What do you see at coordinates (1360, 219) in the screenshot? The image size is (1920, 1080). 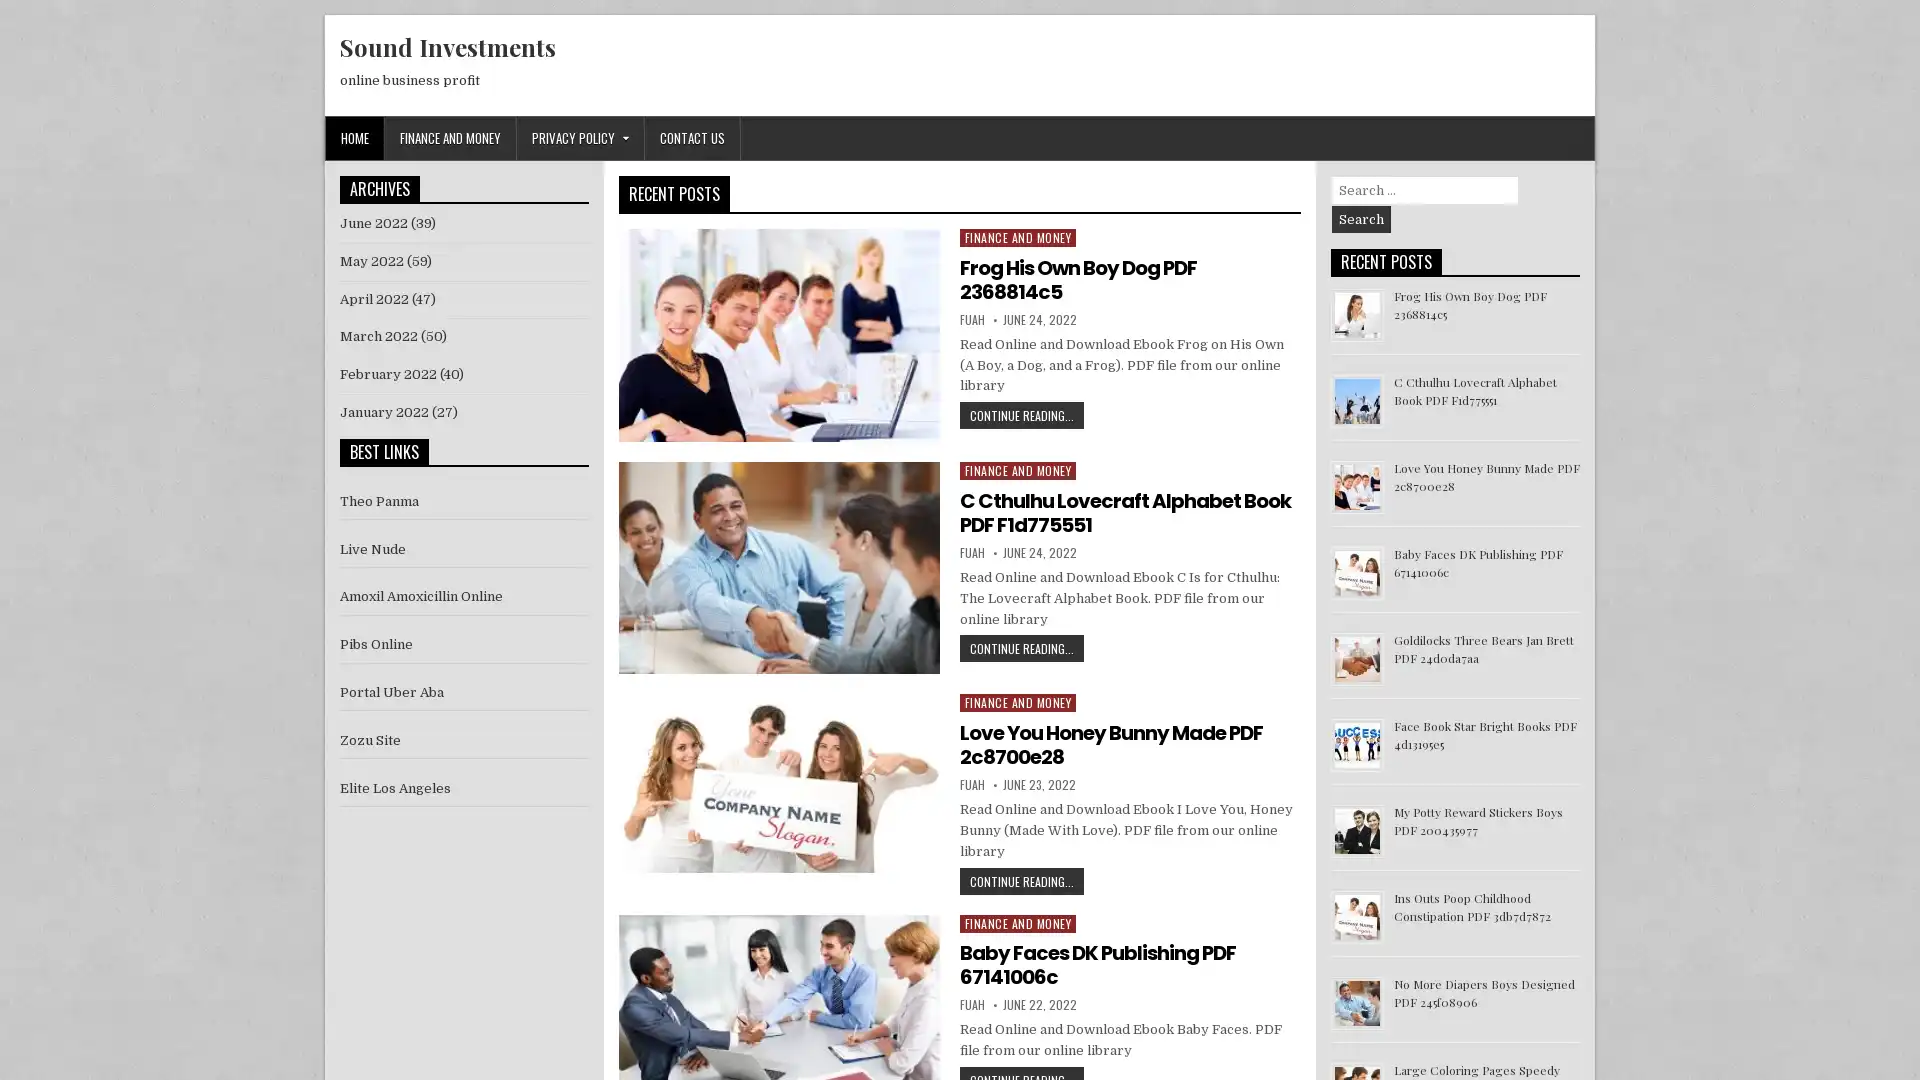 I see `Search` at bounding box center [1360, 219].